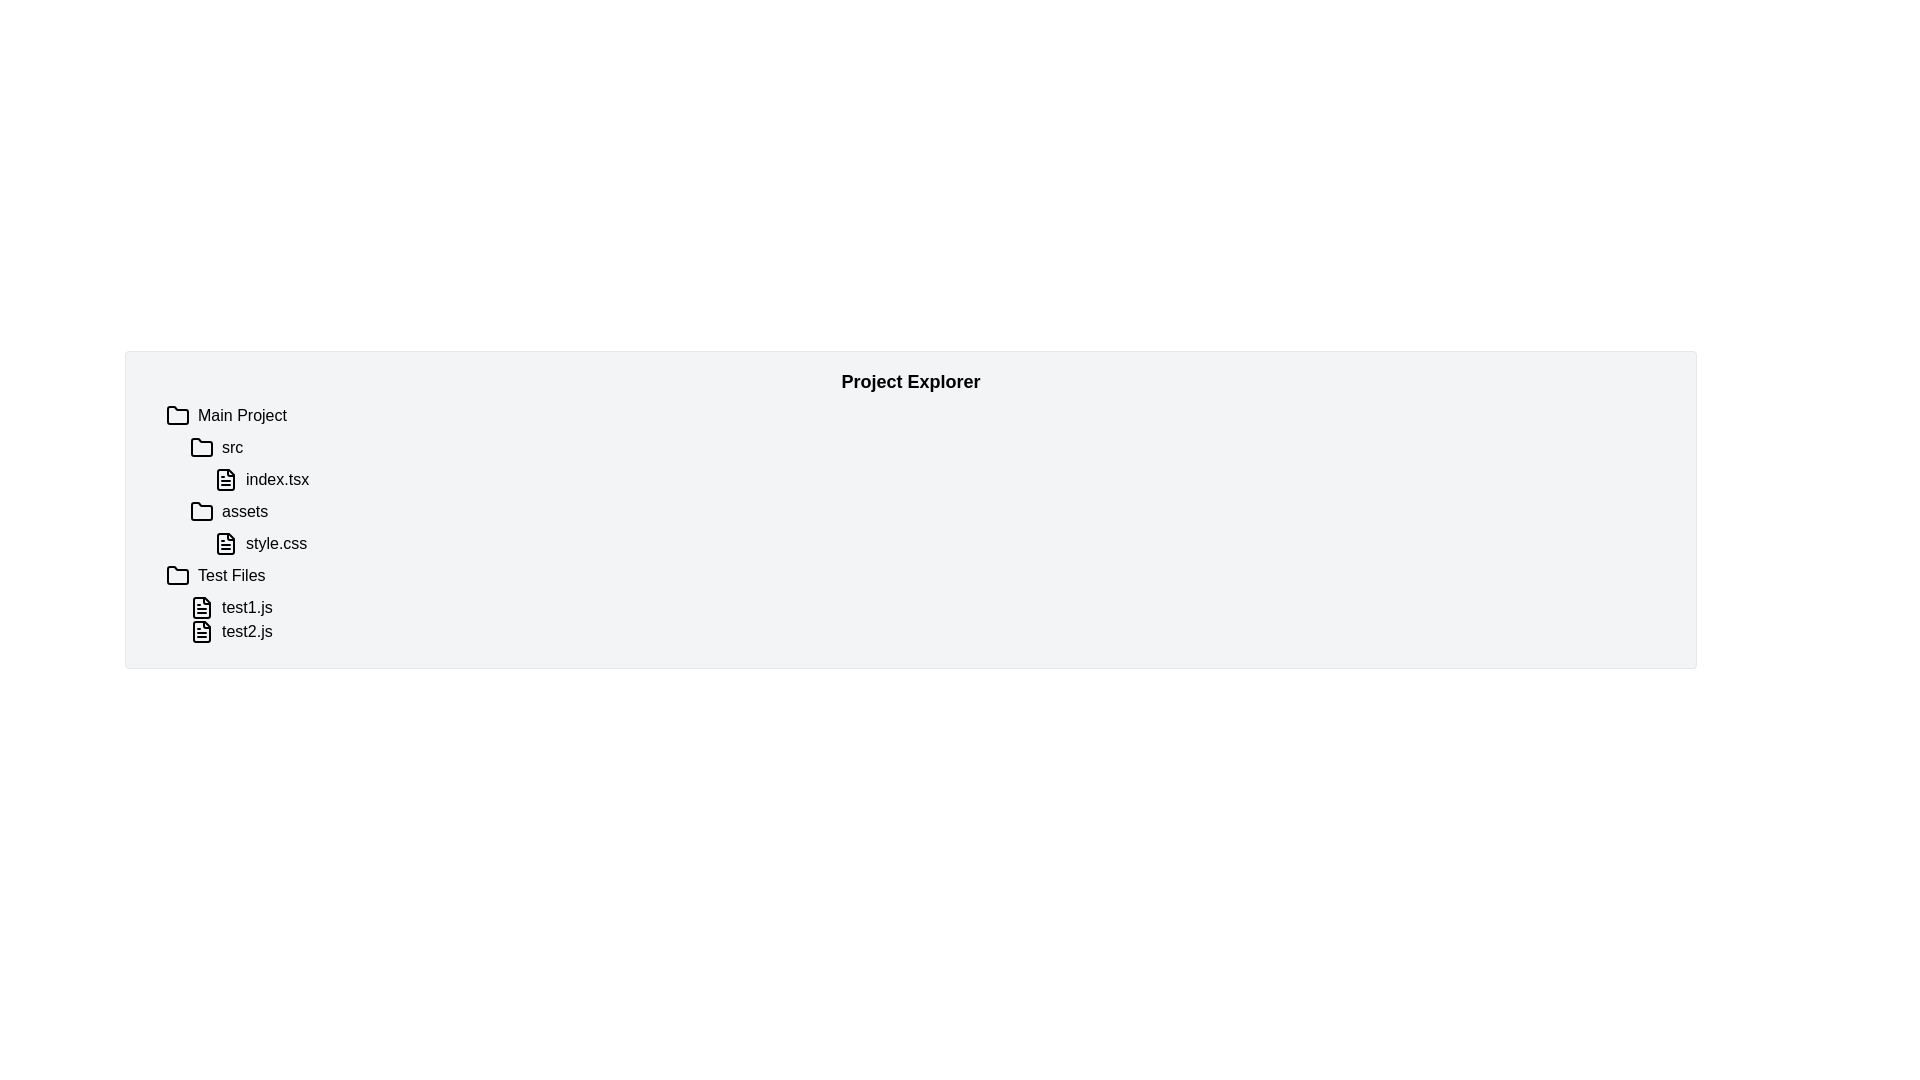 Image resolution: width=1920 pixels, height=1080 pixels. What do you see at coordinates (177, 575) in the screenshot?
I see `the folder icon representing the 'Test Files' directory` at bounding box center [177, 575].